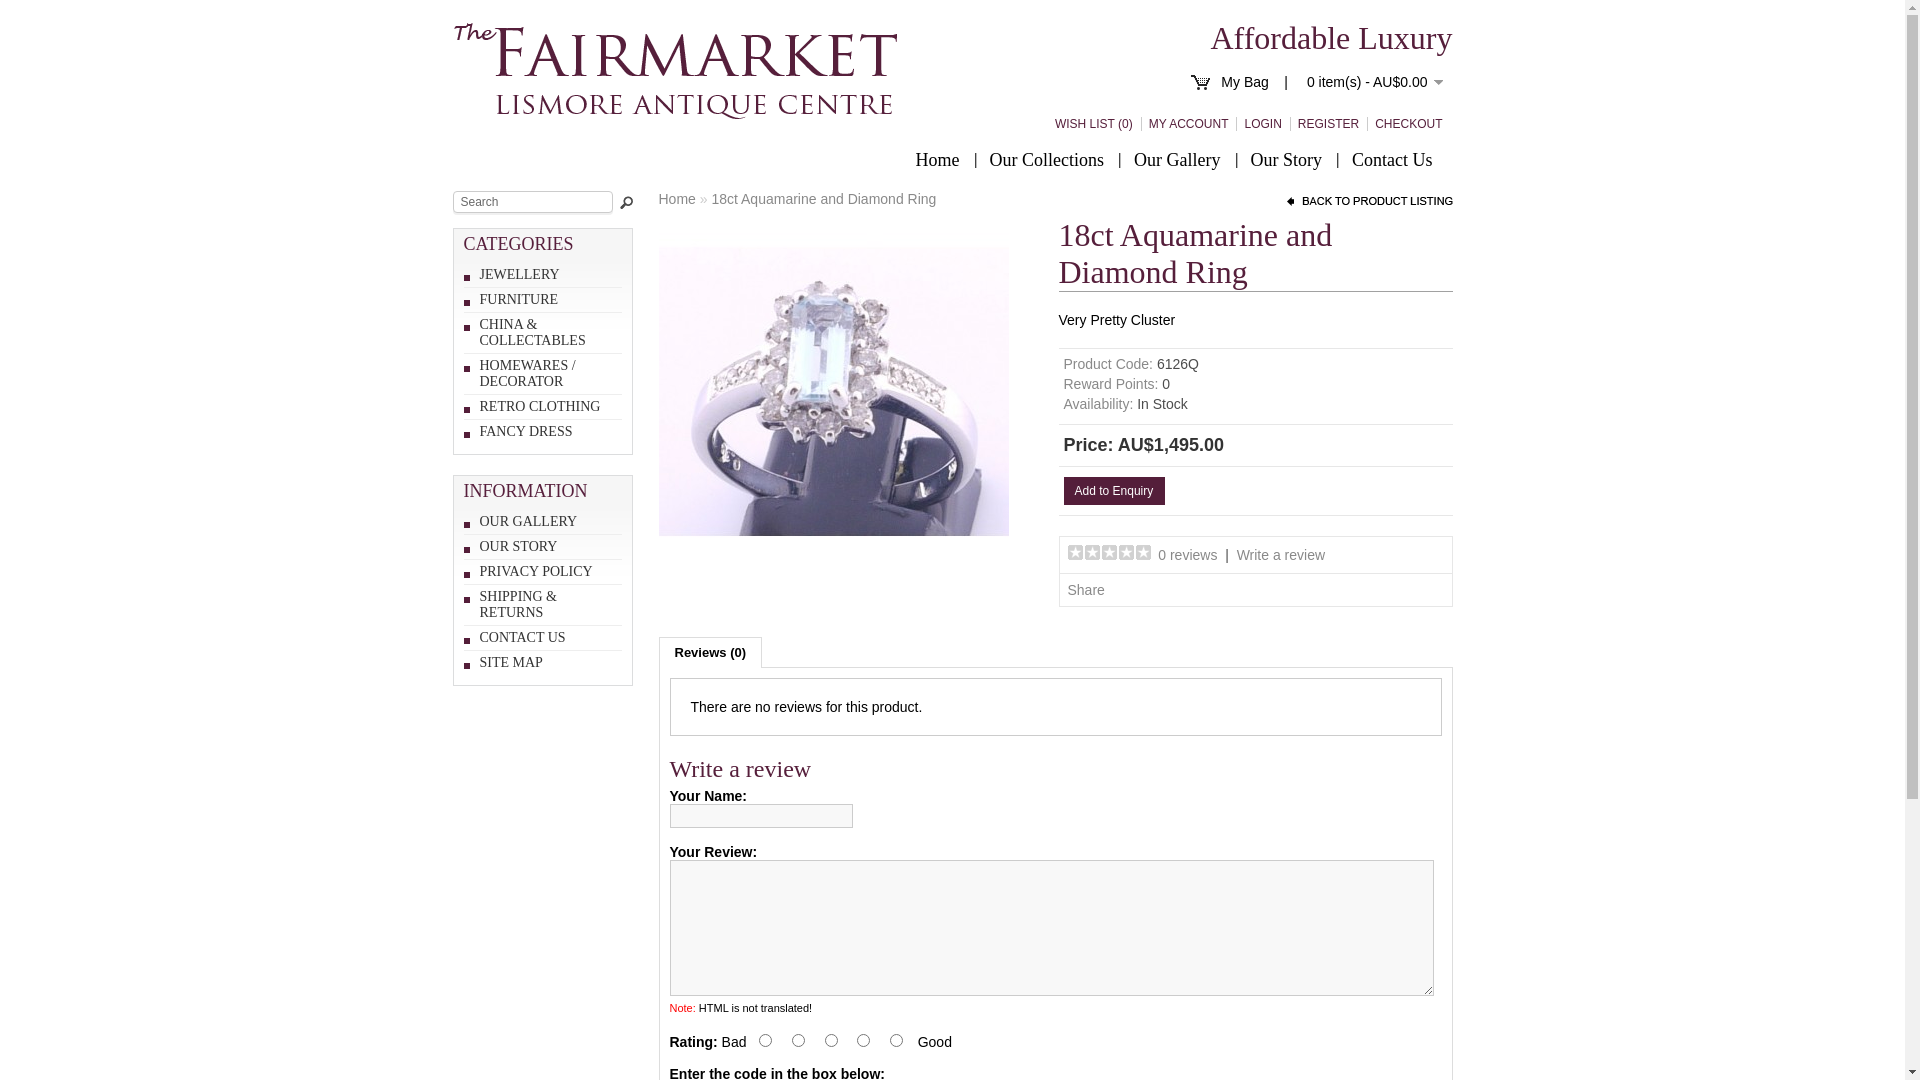  What do you see at coordinates (675, 69) in the screenshot?
I see `'The Fairmarket Lismore Antique Centre'` at bounding box center [675, 69].